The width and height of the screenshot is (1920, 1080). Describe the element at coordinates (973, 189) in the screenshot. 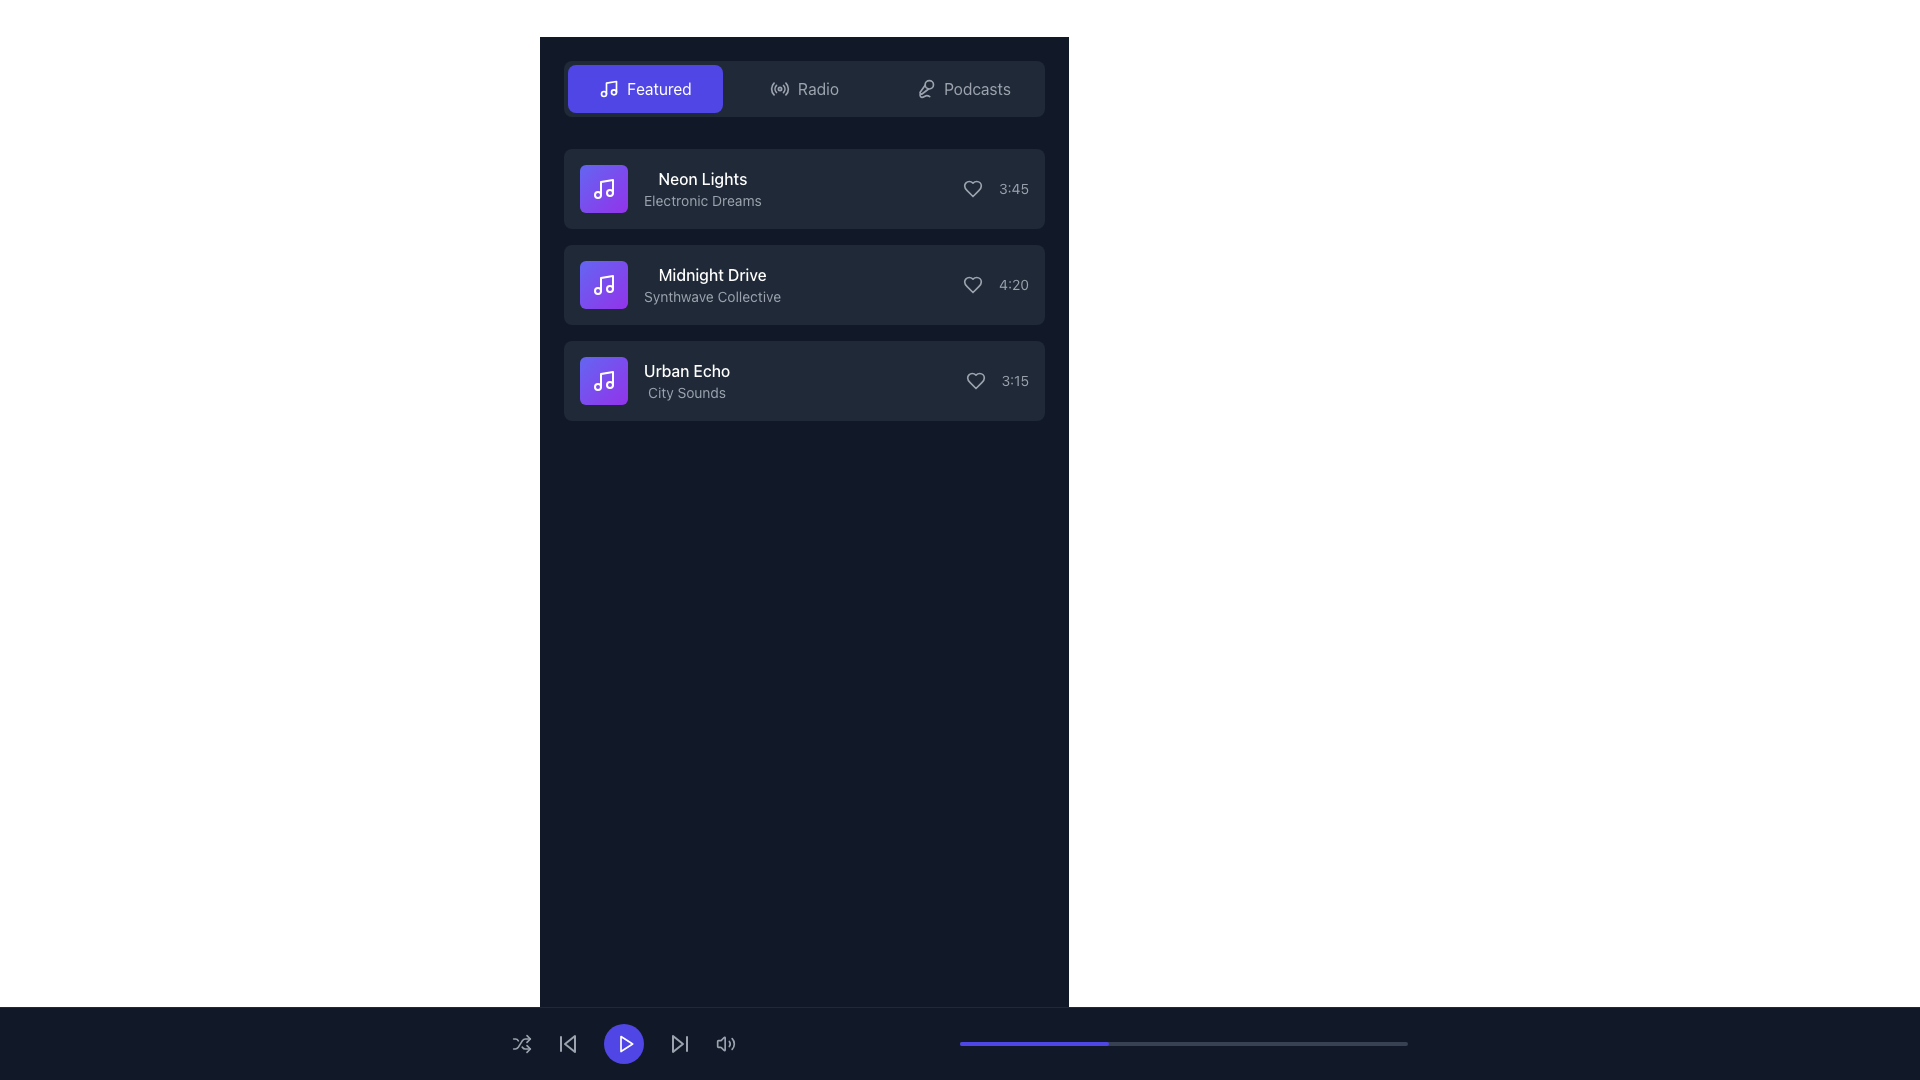

I see `the favorite button located to the left of the text '3:45' in the list item for the song 'Neon Lights'` at that location.